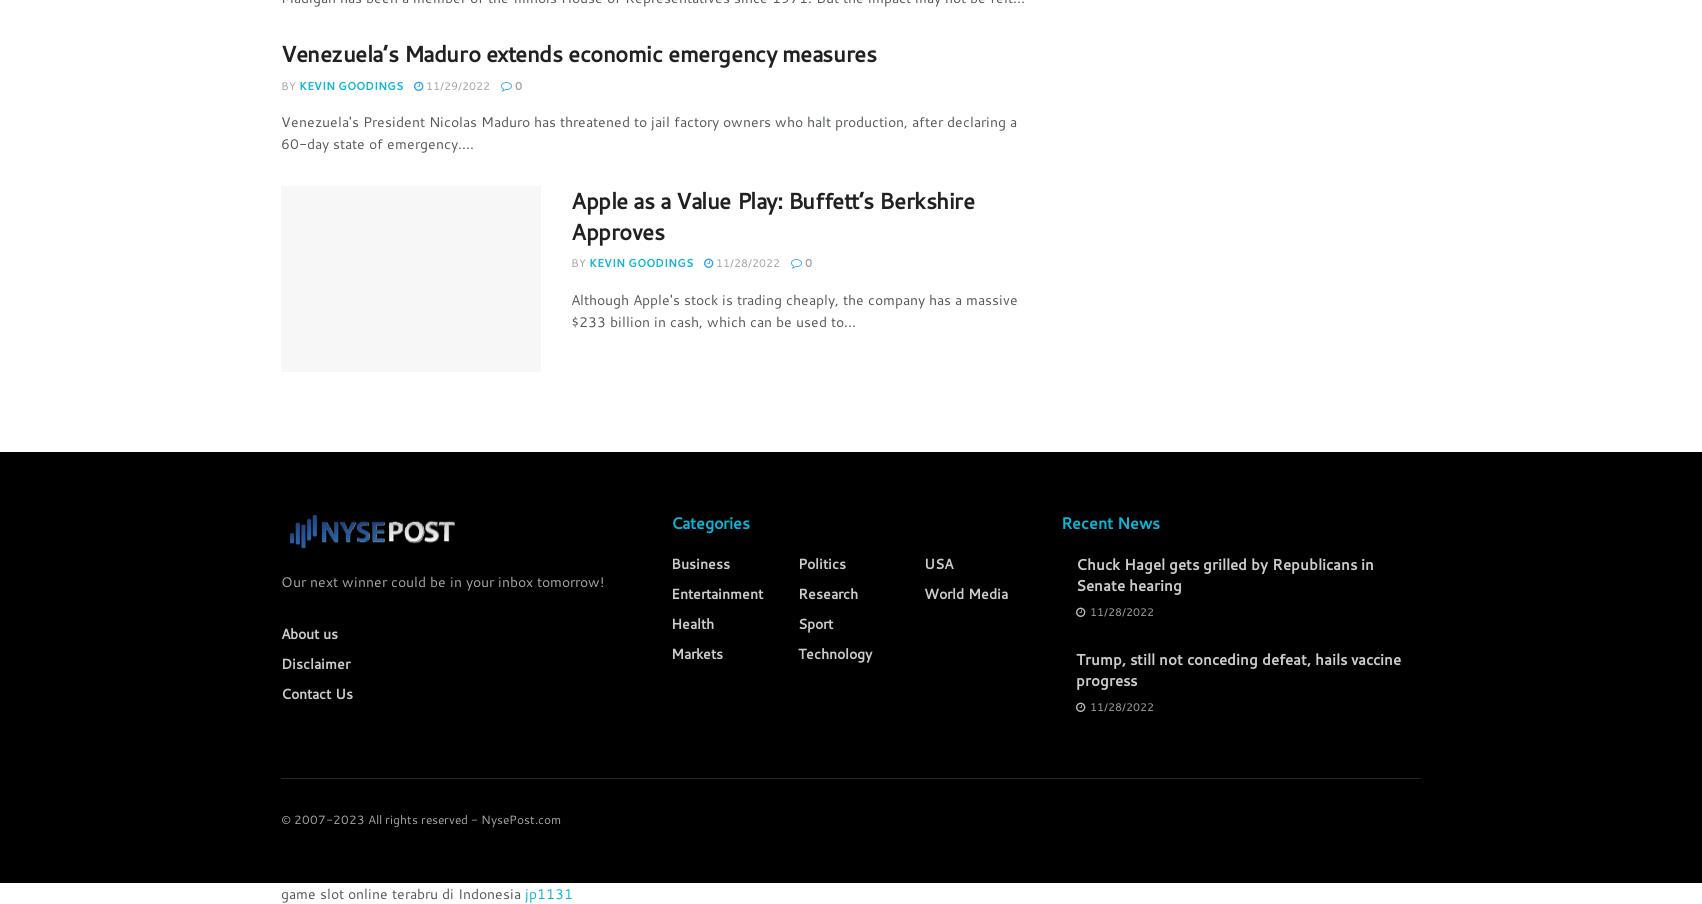 The width and height of the screenshot is (1702, 904). What do you see at coordinates (280, 817) in the screenshot?
I see `'© 2007-2023 All rights reserved - NysePost.com'` at bounding box center [280, 817].